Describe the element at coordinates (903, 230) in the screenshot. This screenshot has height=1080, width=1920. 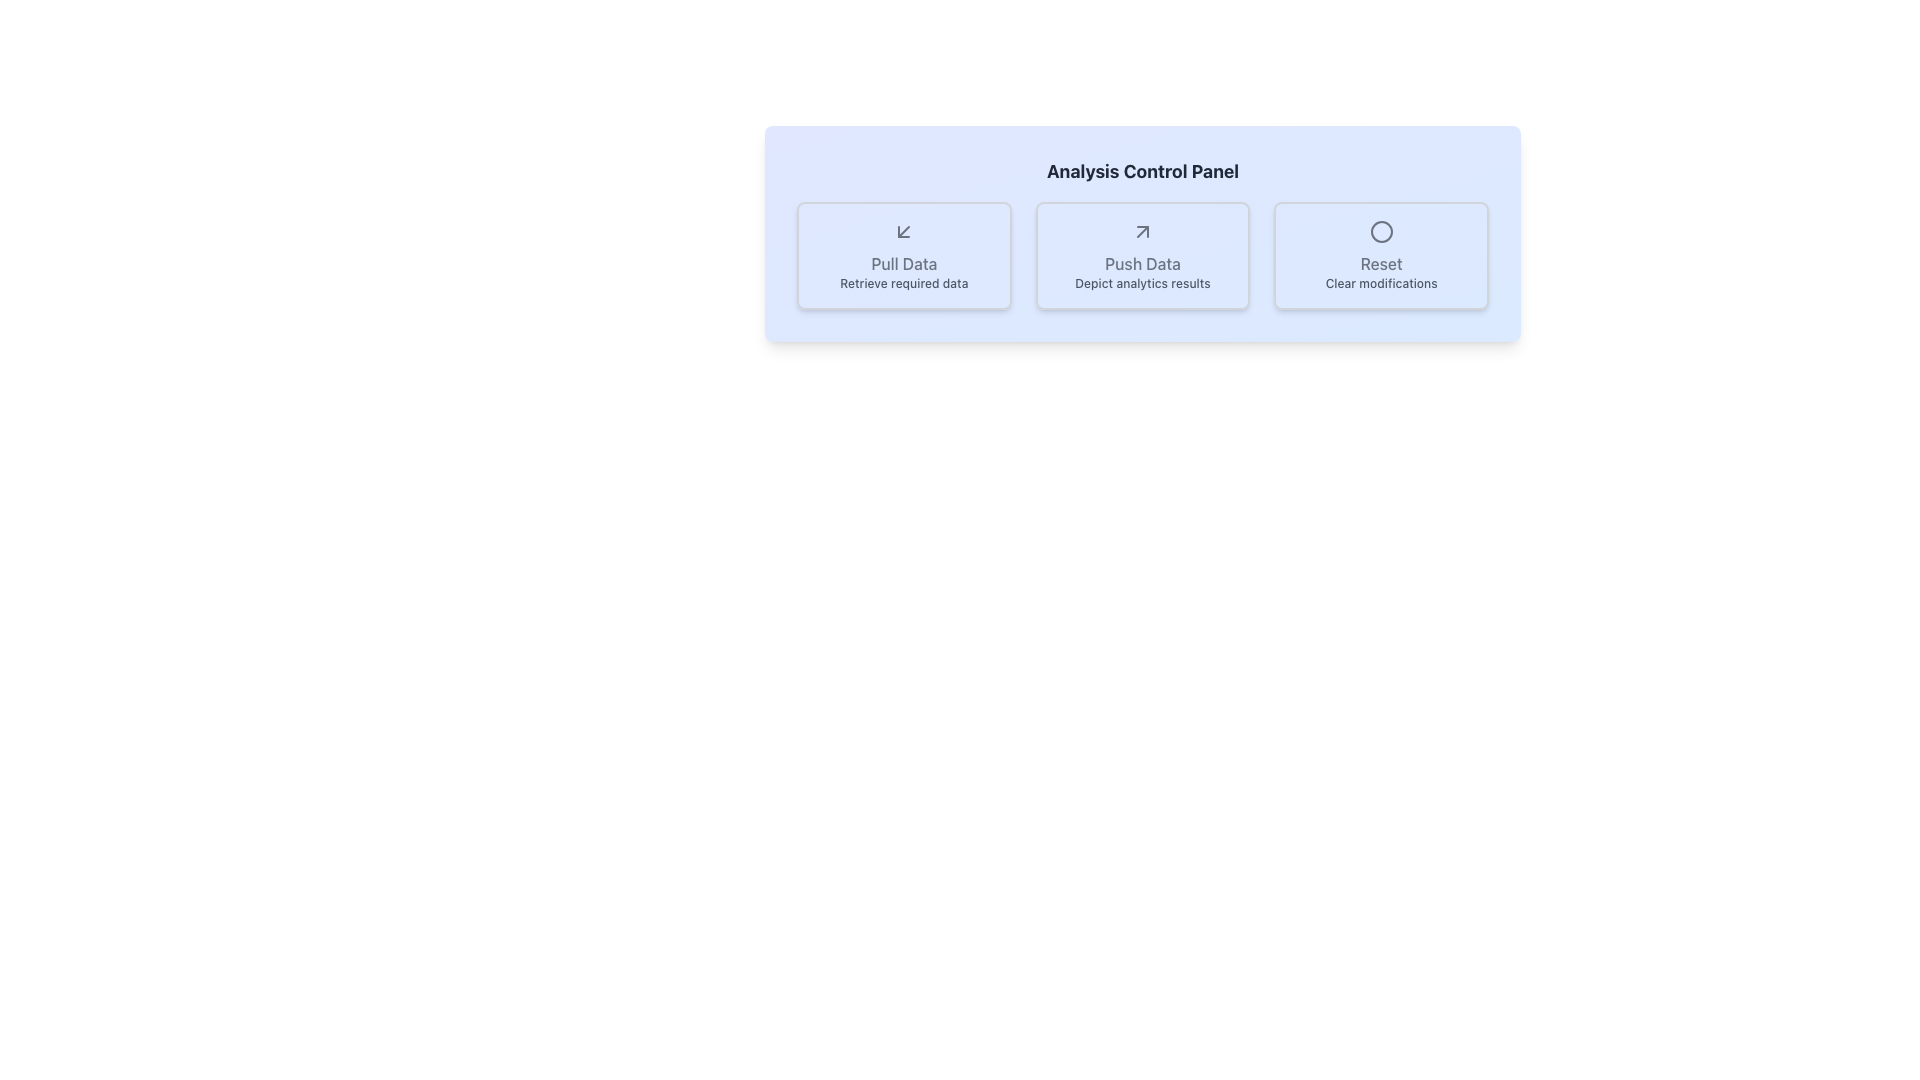
I see `the dark gray down-left arrow icon located at the top-left corner of the 'Pull Data' button in the control panel` at that location.